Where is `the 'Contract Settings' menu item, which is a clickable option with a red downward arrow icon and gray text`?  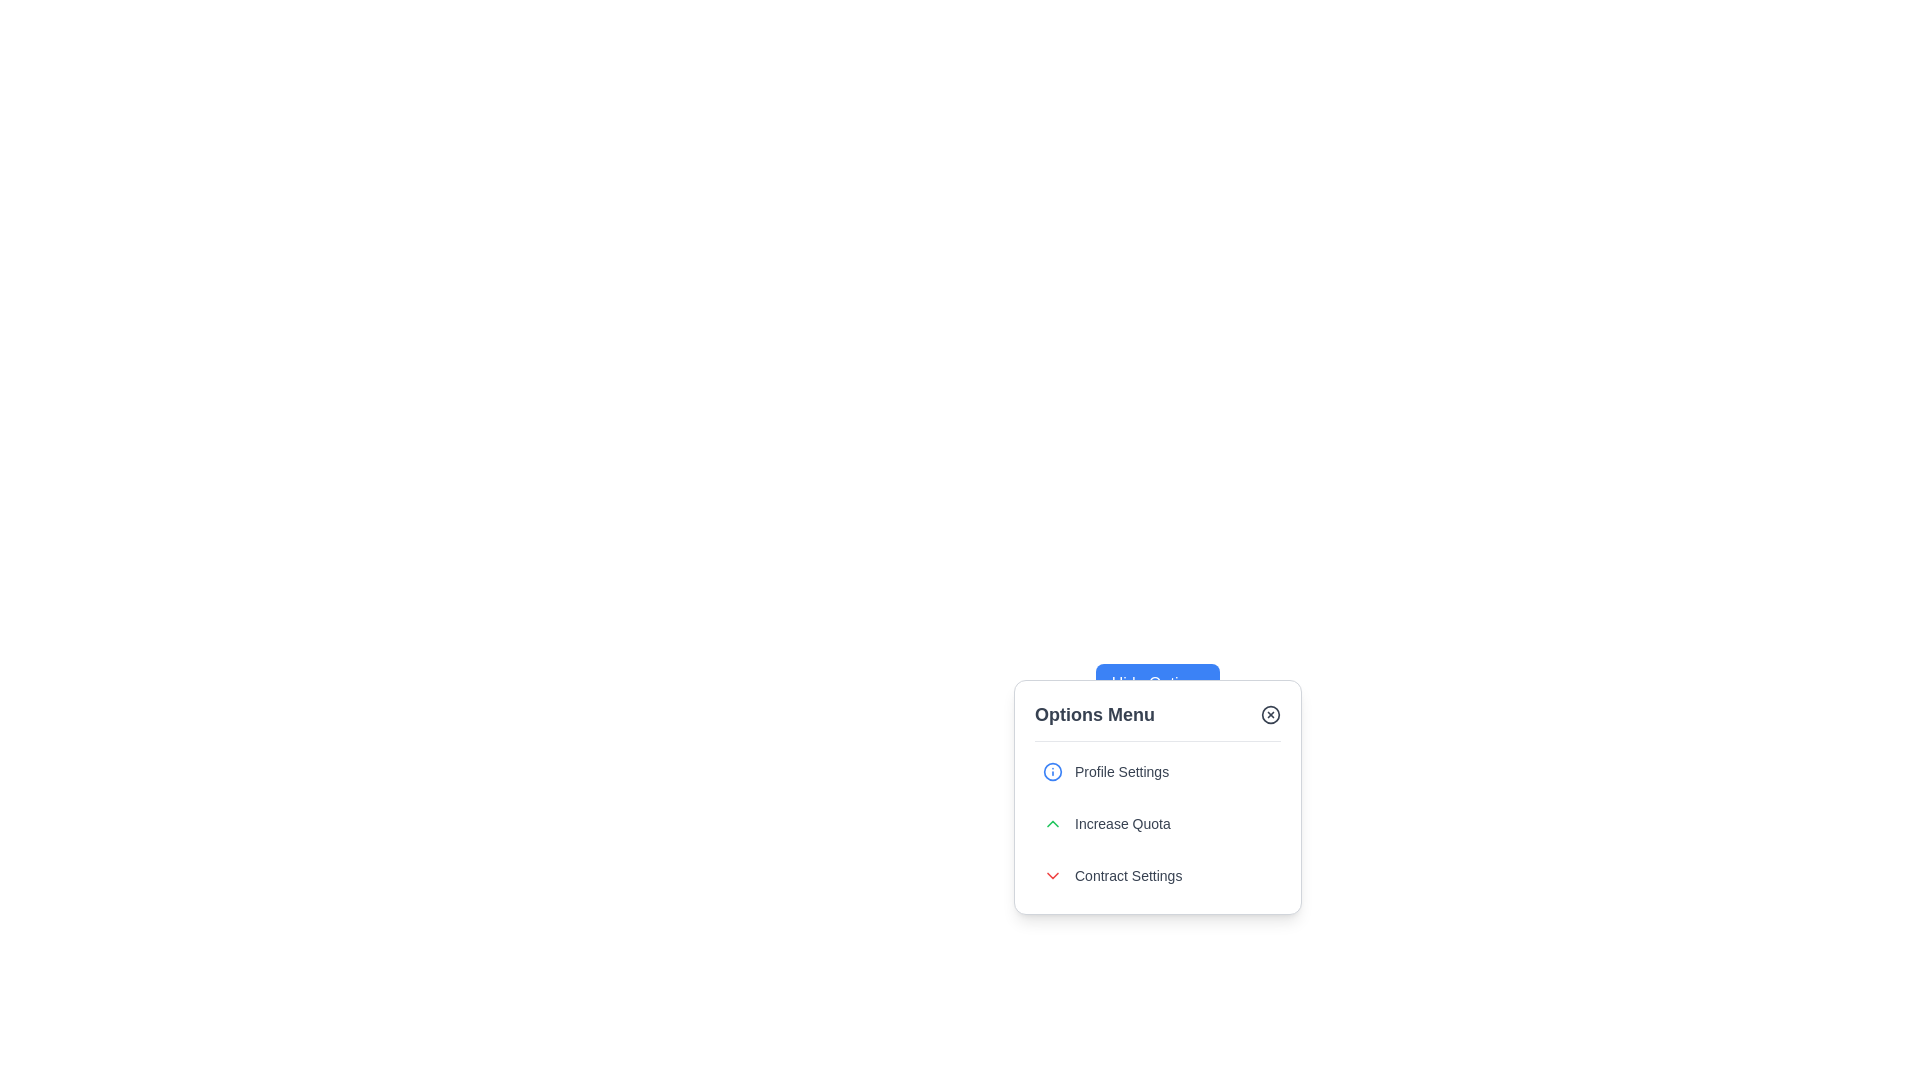
the 'Contract Settings' menu item, which is a clickable option with a red downward arrow icon and gray text is located at coordinates (1157, 874).